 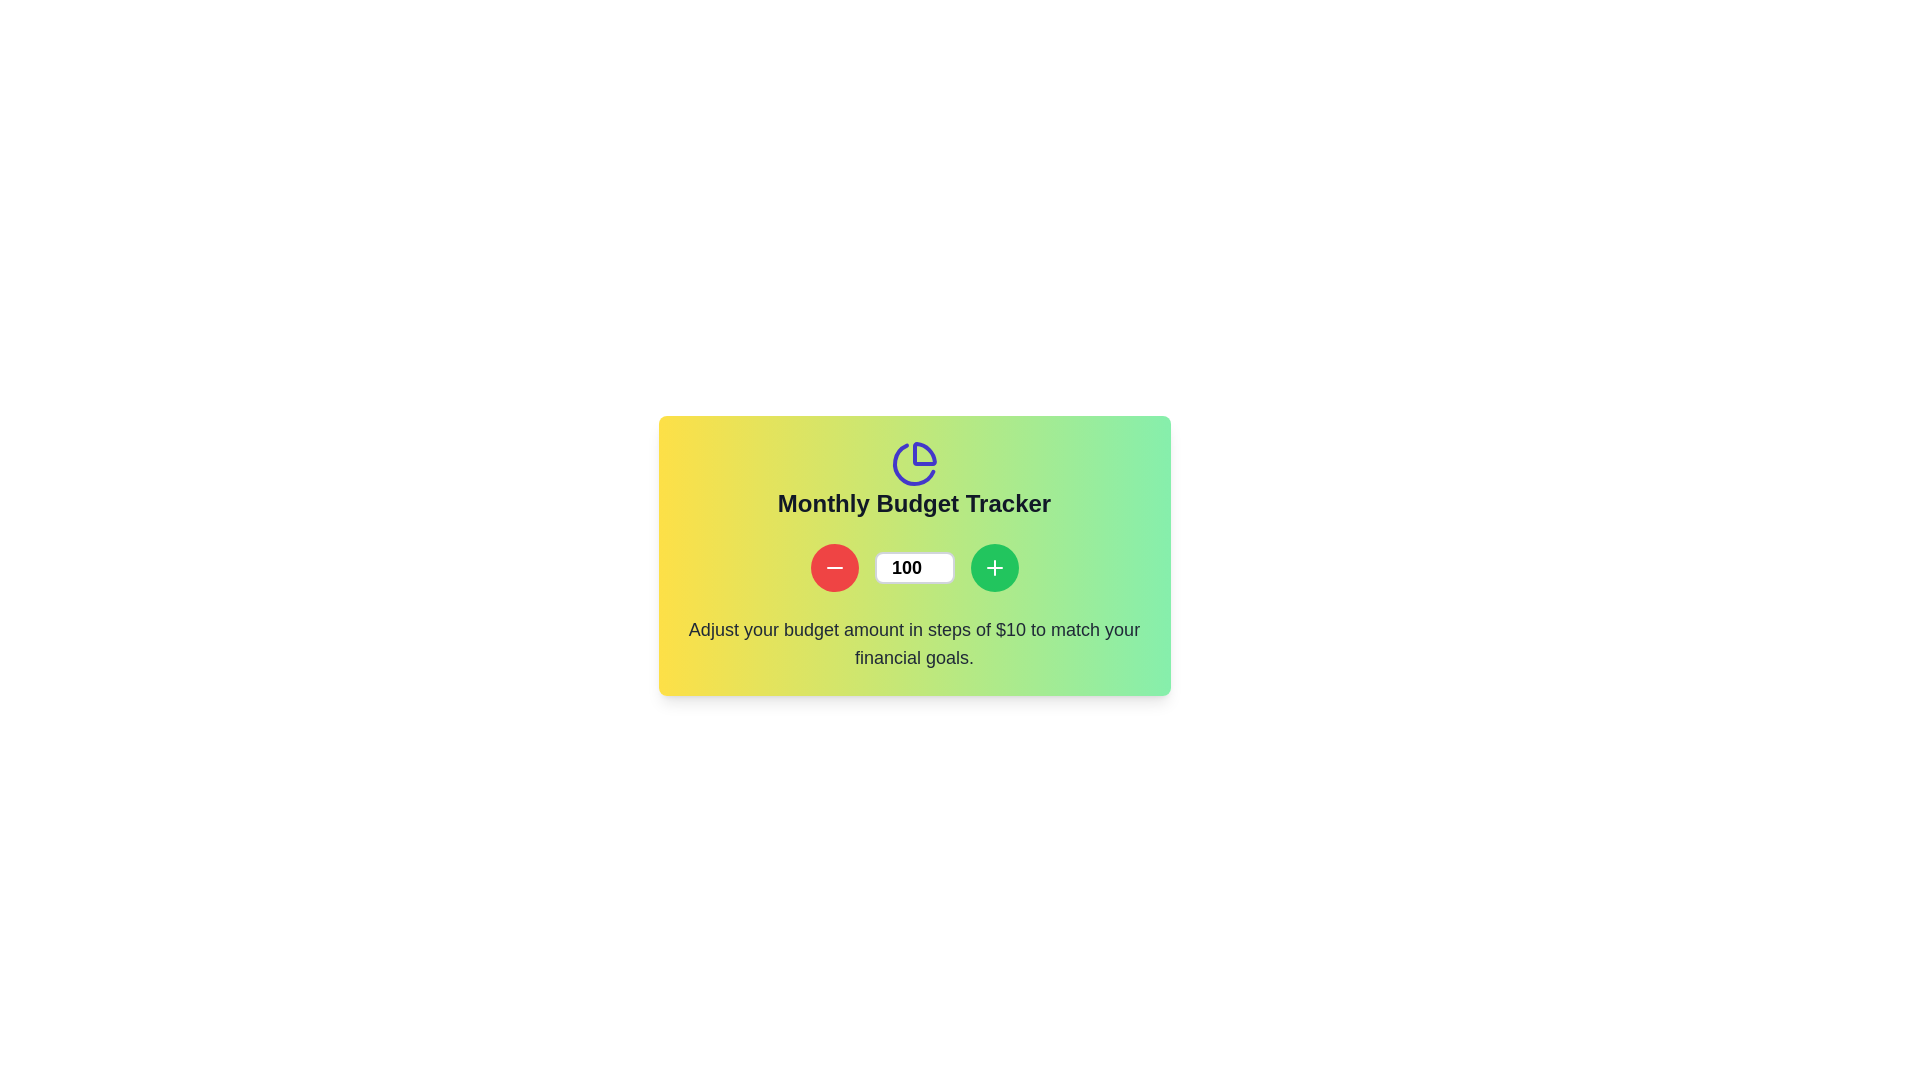 What do you see at coordinates (834, 567) in the screenshot?
I see `the minus icon (-) inside the red circular button to decrease the value in the numeric input field showing 100` at bounding box center [834, 567].